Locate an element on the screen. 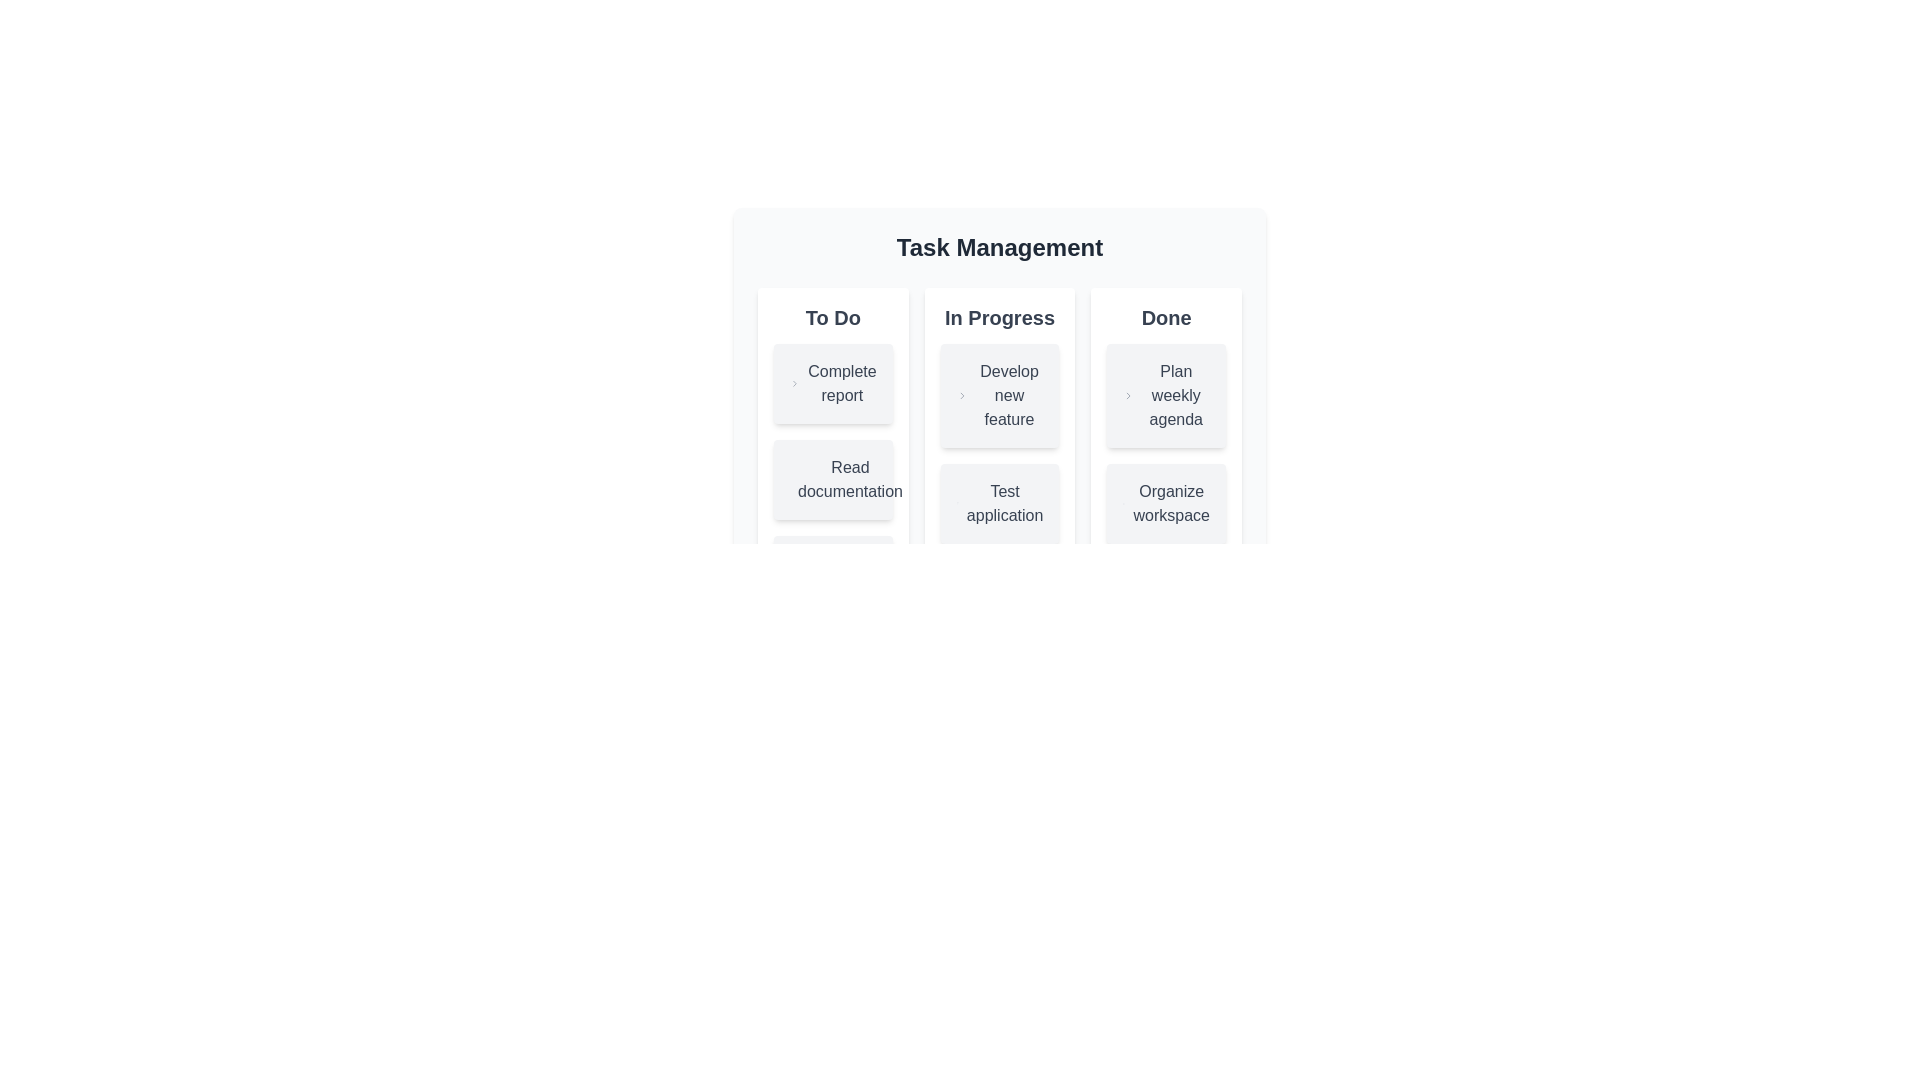 The height and width of the screenshot is (1080, 1920). the 'Read documentation' button, which is the second button in the 'To Do' list of the 'Task Management' interface is located at coordinates (833, 479).